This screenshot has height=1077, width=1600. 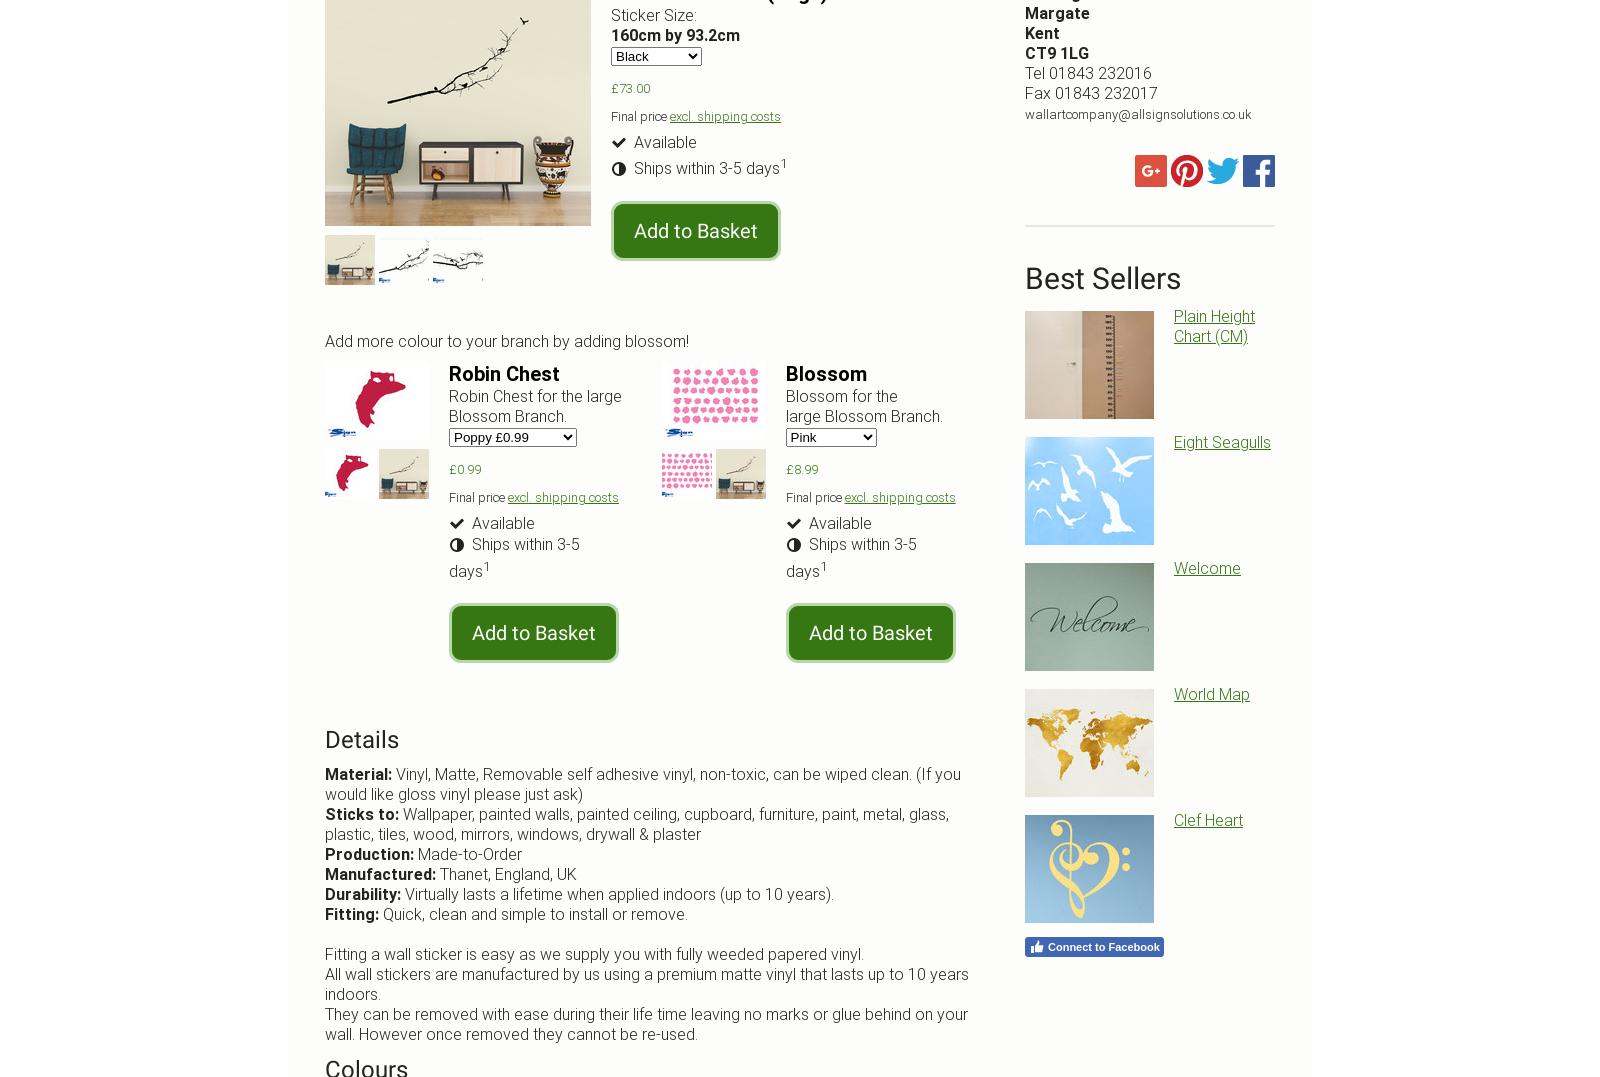 I want to click on 'Tel 01843 232016', so click(x=1088, y=72).